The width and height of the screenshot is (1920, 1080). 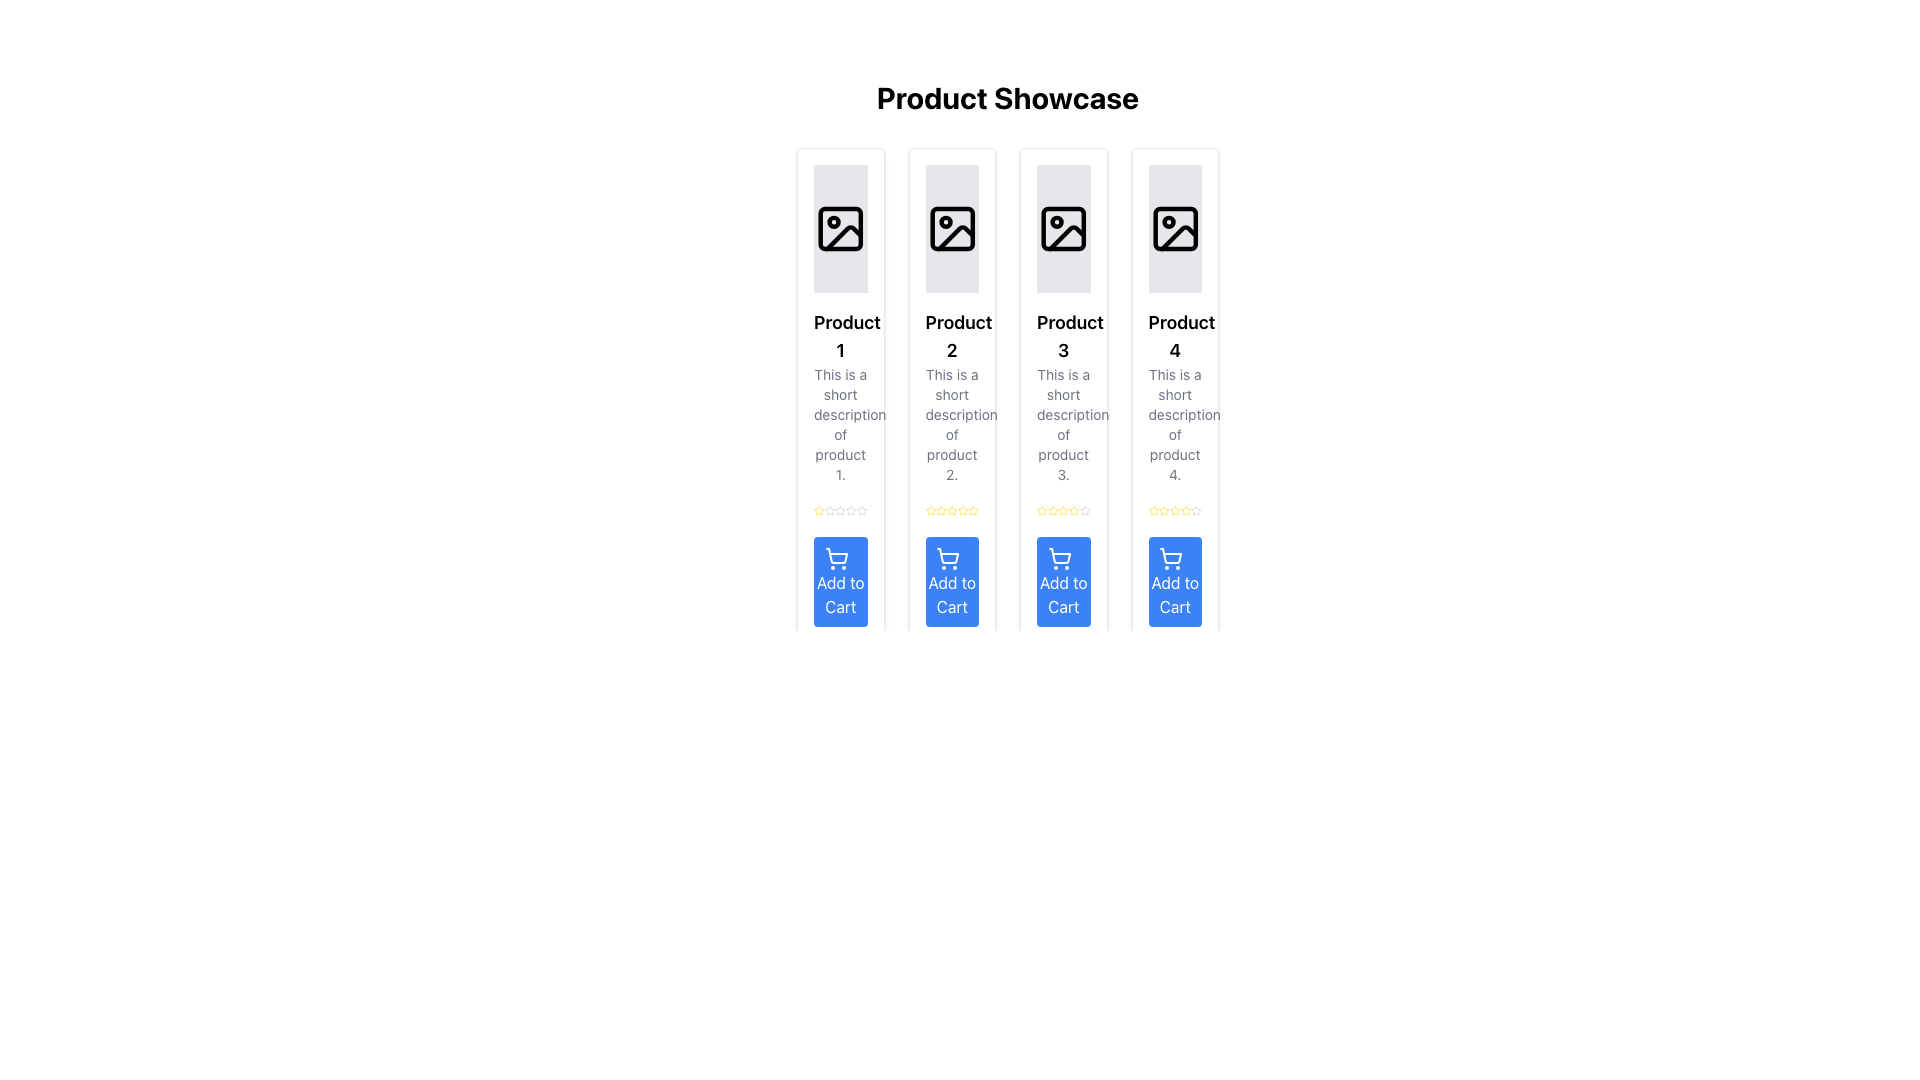 What do you see at coordinates (1041, 509) in the screenshot?
I see `the first star icon in the product rating system for 'Product 3' located beneath the product description and above the 'Add to Cart' button` at bounding box center [1041, 509].